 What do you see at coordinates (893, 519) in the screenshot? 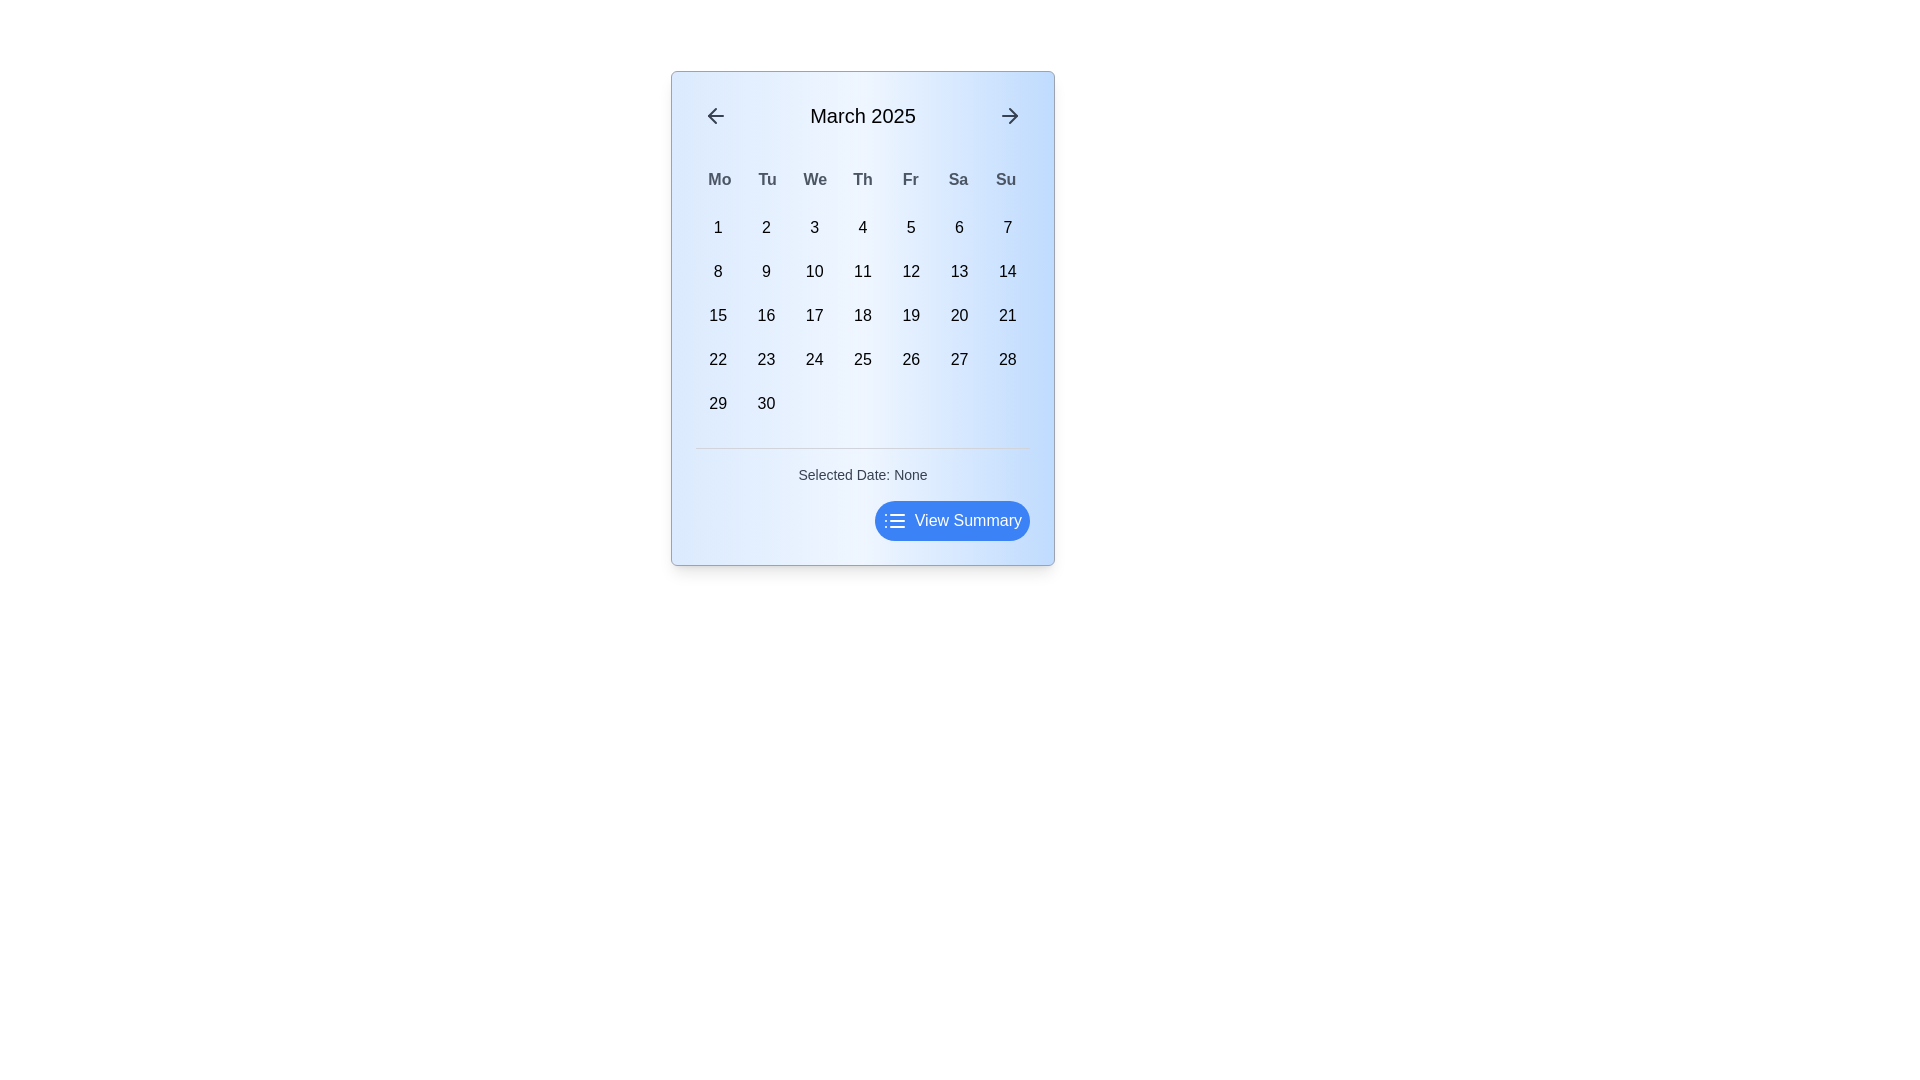
I see `the summary icon located to the left of the 'View Summary' button at the bottom-right of the main calendar interface` at bounding box center [893, 519].